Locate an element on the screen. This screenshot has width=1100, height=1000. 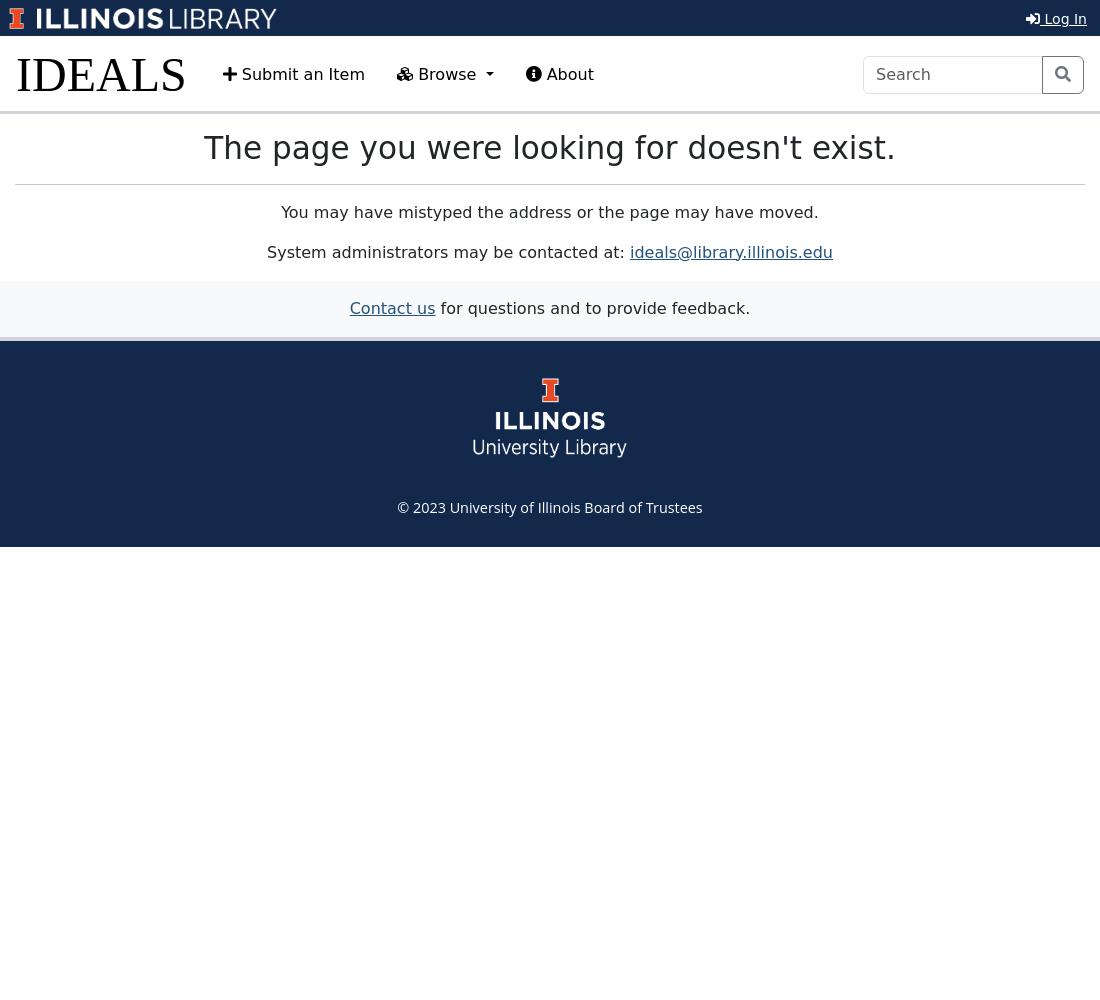
'ideals@library.illinois.edu' is located at coordinates (729, 251).